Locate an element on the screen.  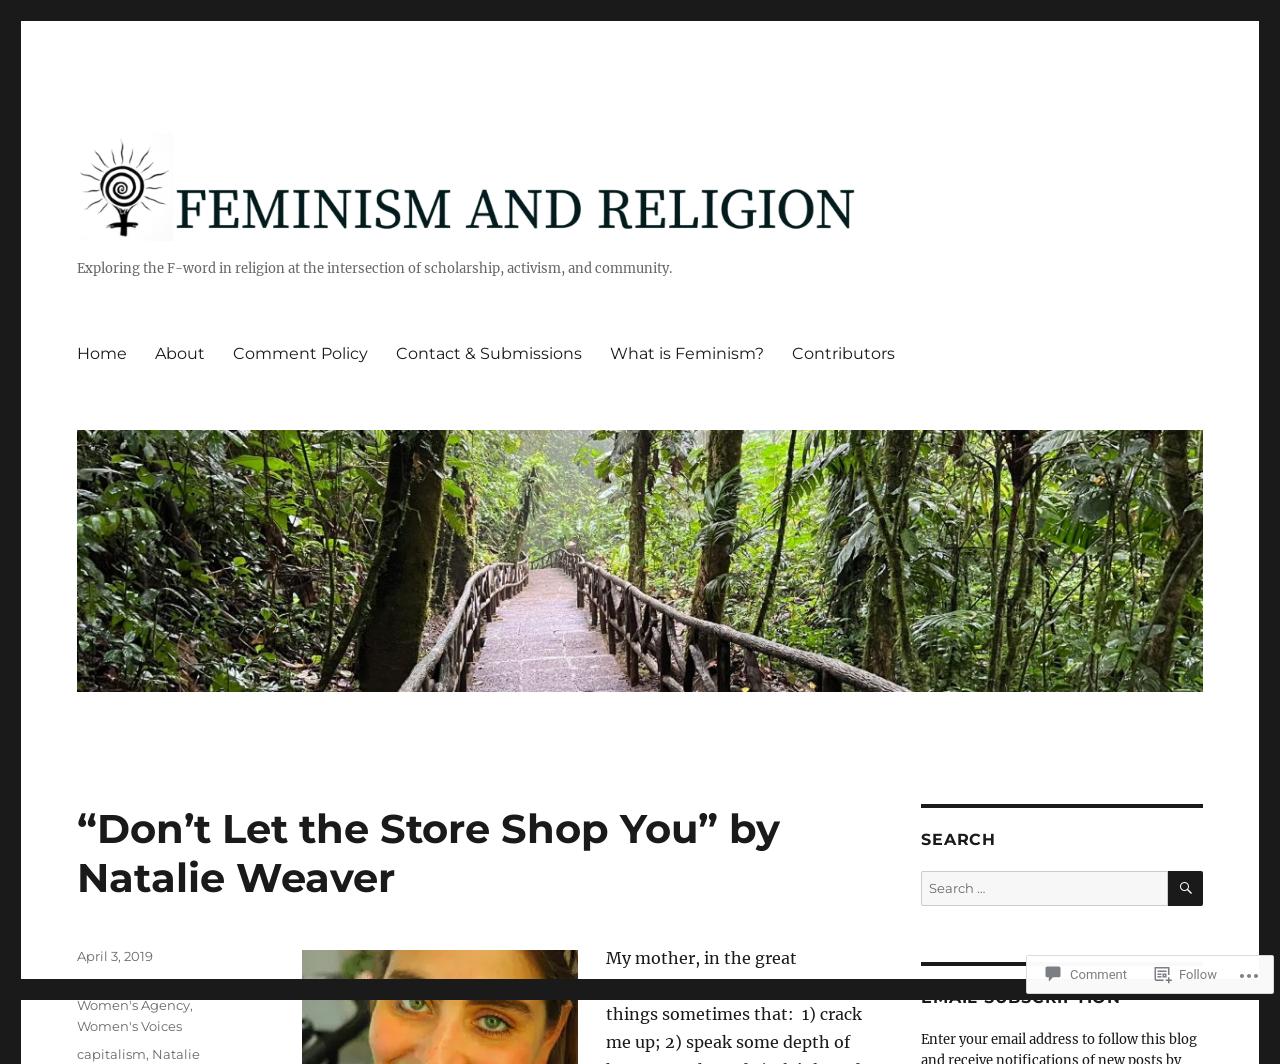
'Home' is located at coordinates (101, 352).